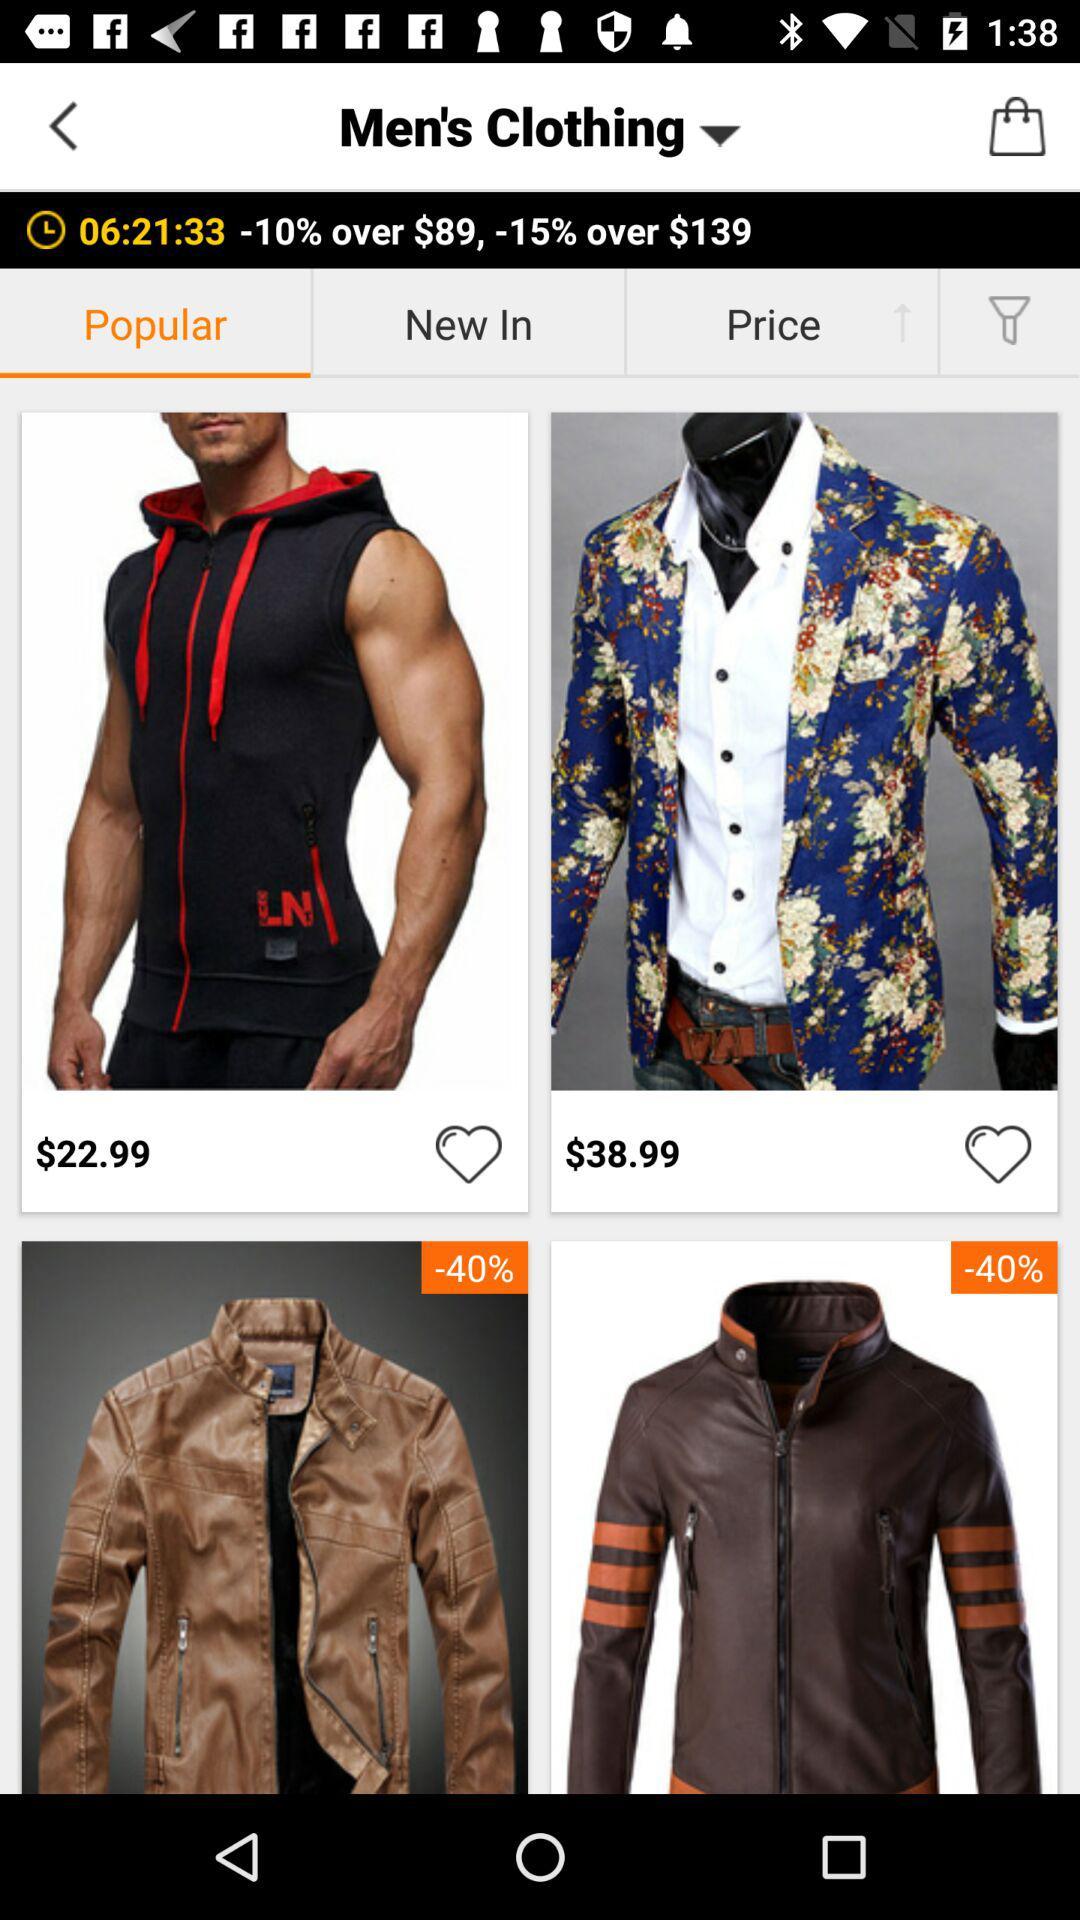 The image size is (1080, 1920). Describe the element at coordinates (468, 1152) in the screenshot. I see `this` at that location.